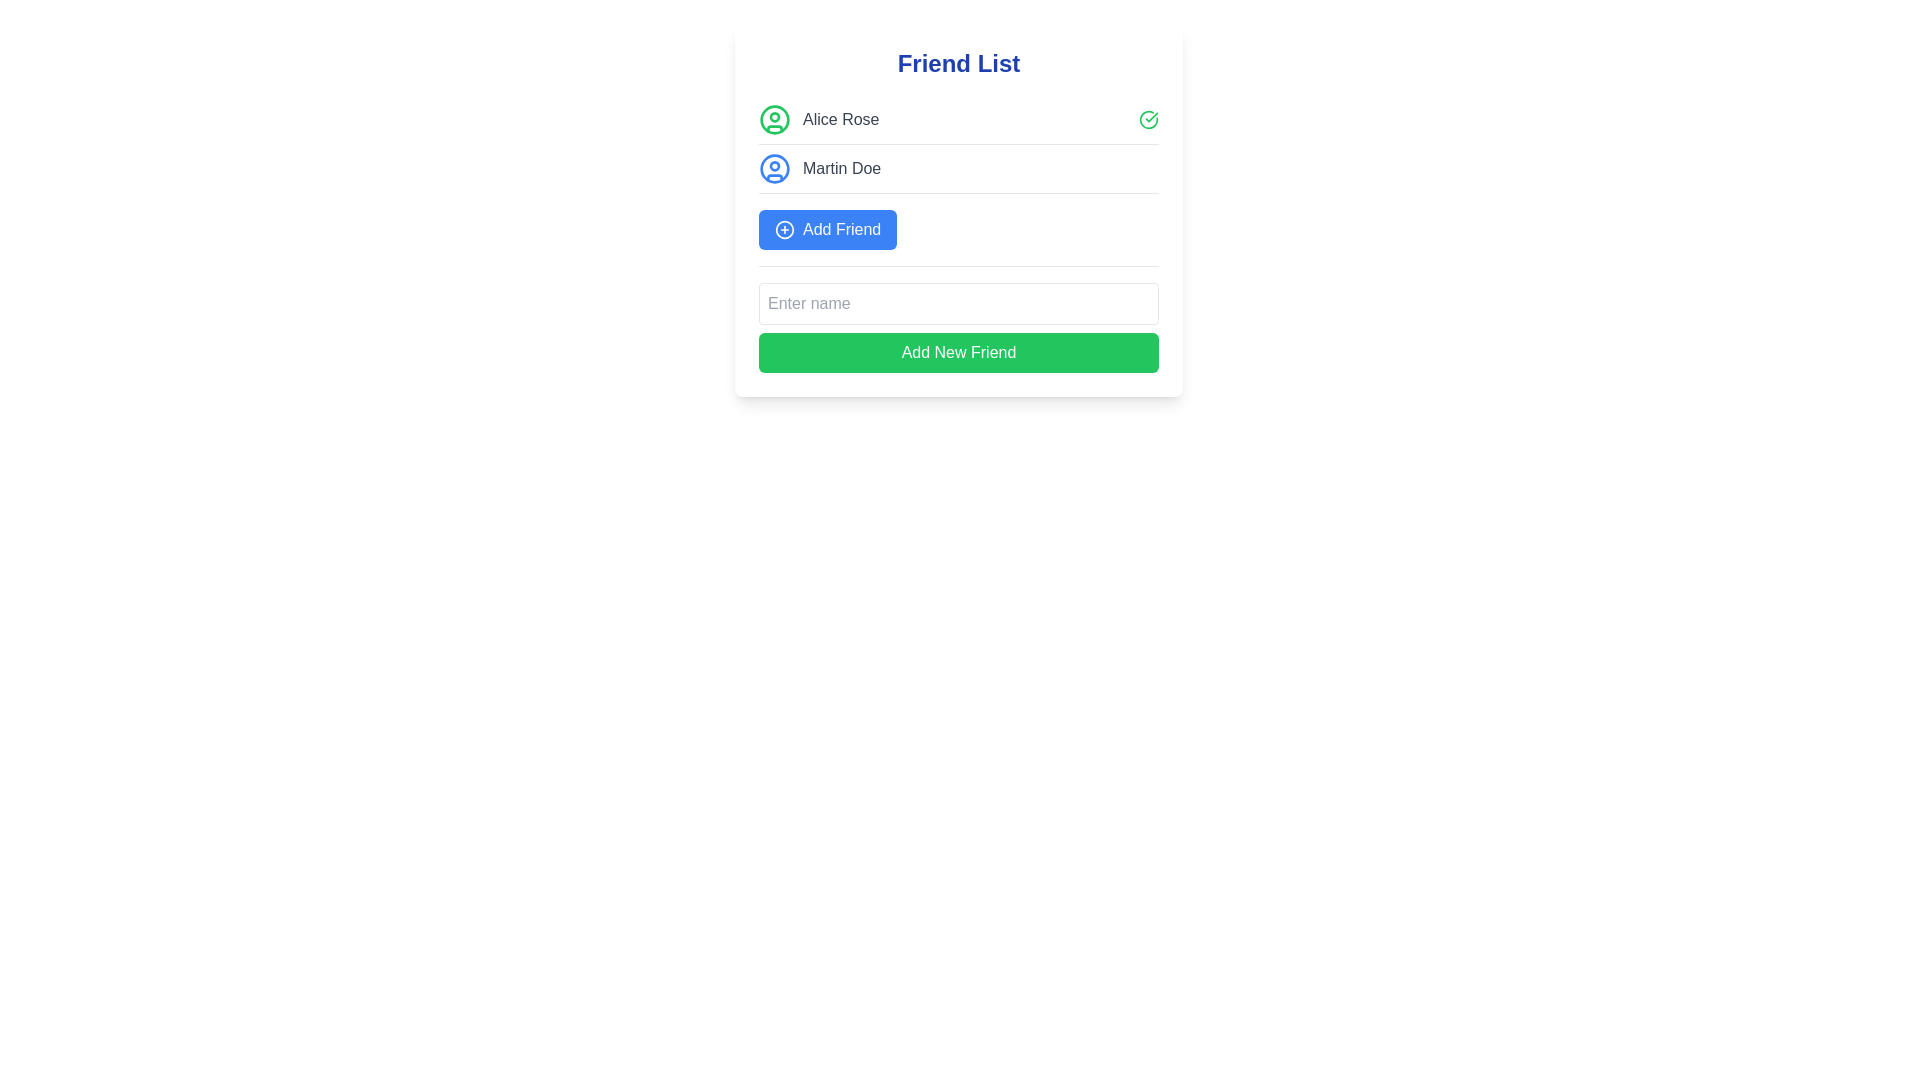 The width and height of the screenshot is (1920, 1080). What do you see at coordinates (773, 119) in the screenshot?
I see `the green circular icon that represents the first user profile in the 'Friend List' section of the user interface` at bounding box center [773, 119].